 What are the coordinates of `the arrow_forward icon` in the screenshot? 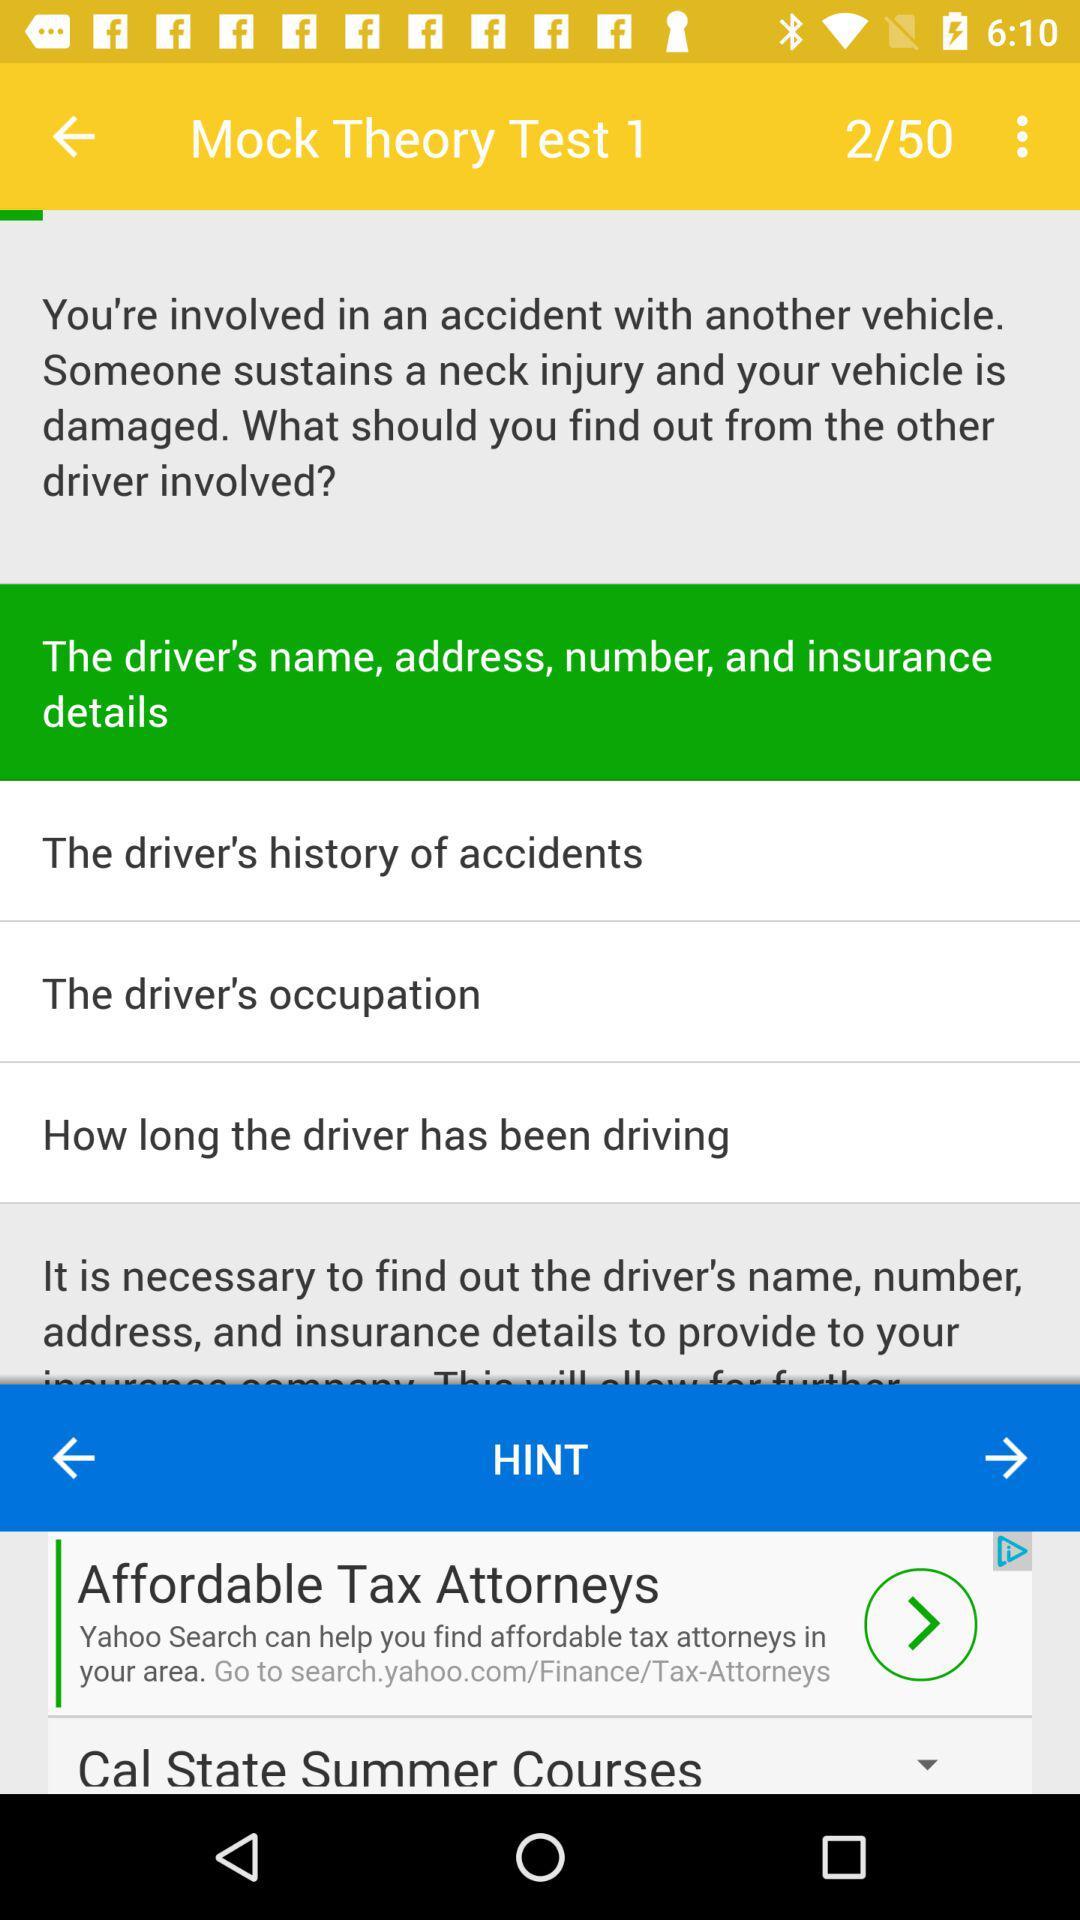 It's located at (1006, 1458).